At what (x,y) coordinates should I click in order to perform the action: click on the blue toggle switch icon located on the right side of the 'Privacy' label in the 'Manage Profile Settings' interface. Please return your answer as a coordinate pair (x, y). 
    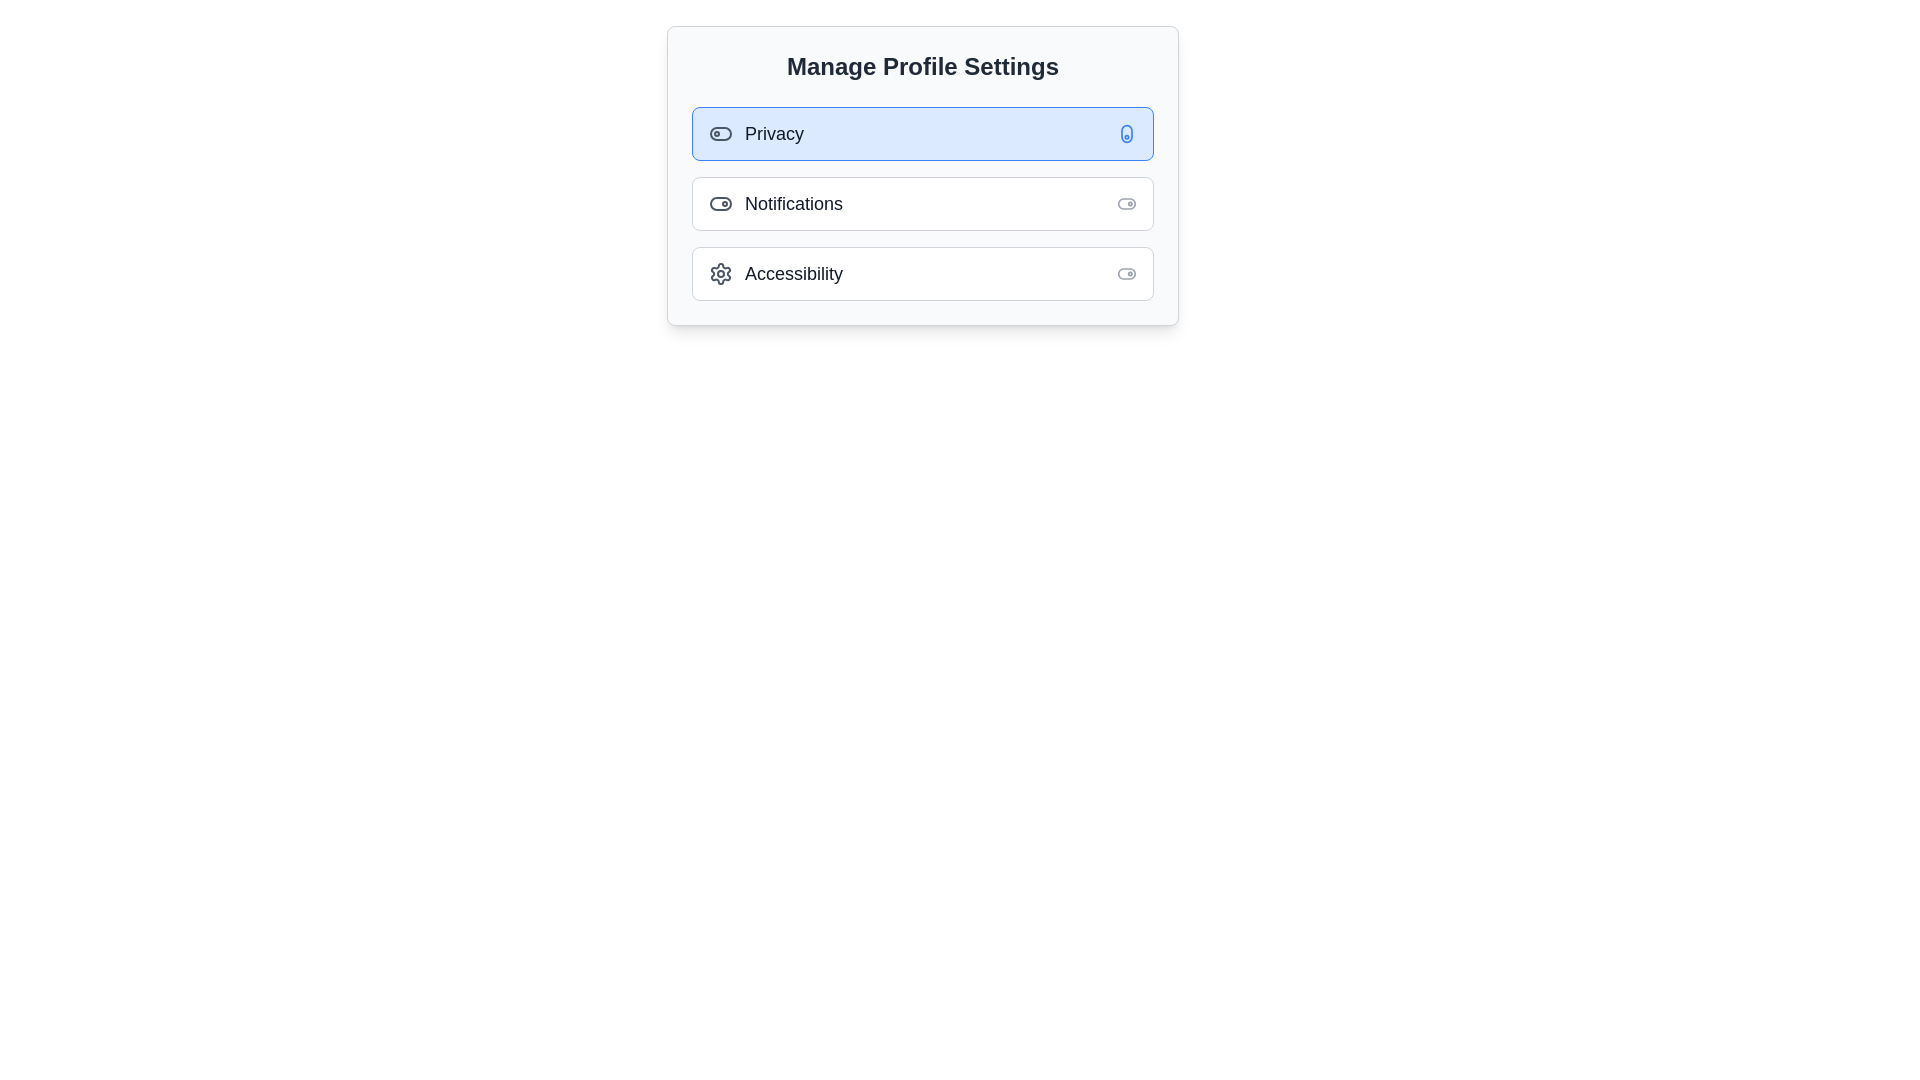
    Looking at the image, I should click on (1127, 134).